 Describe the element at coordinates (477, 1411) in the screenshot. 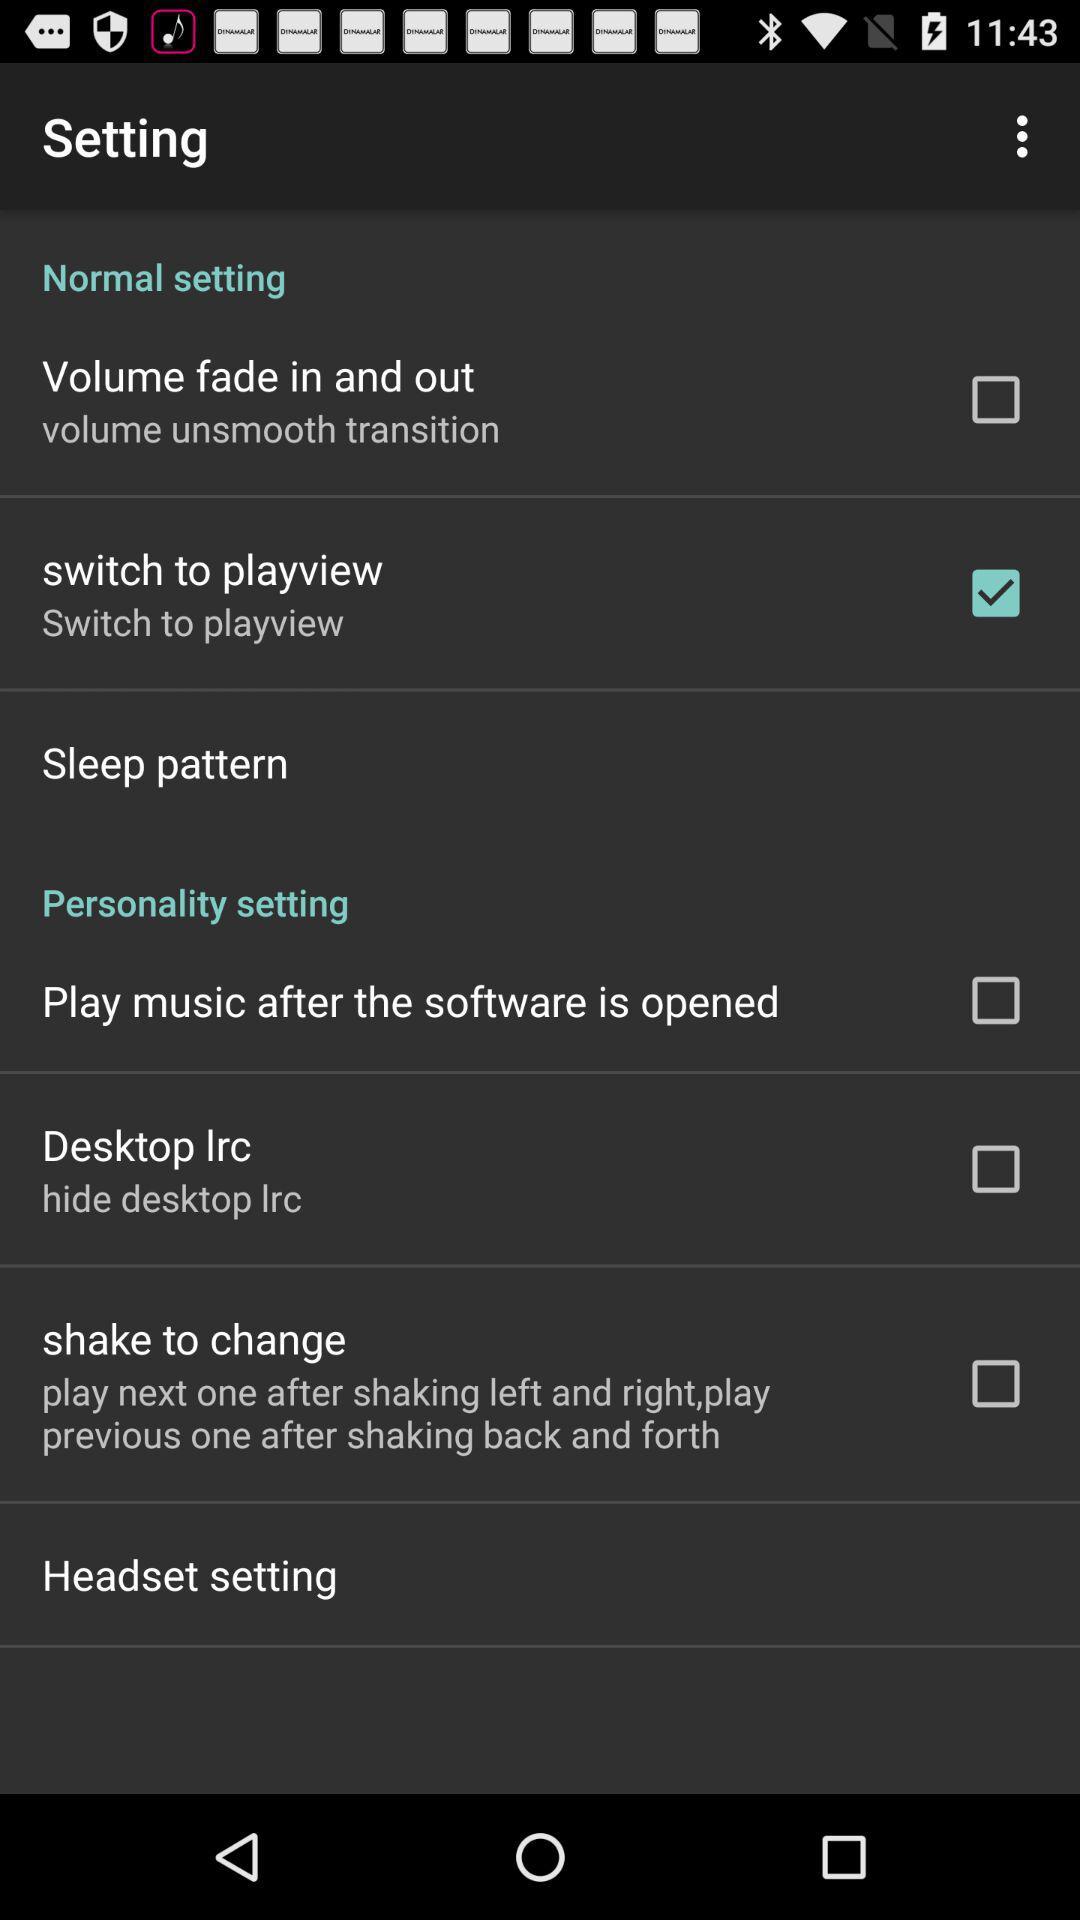

I see `icon at the bottom` at that location.